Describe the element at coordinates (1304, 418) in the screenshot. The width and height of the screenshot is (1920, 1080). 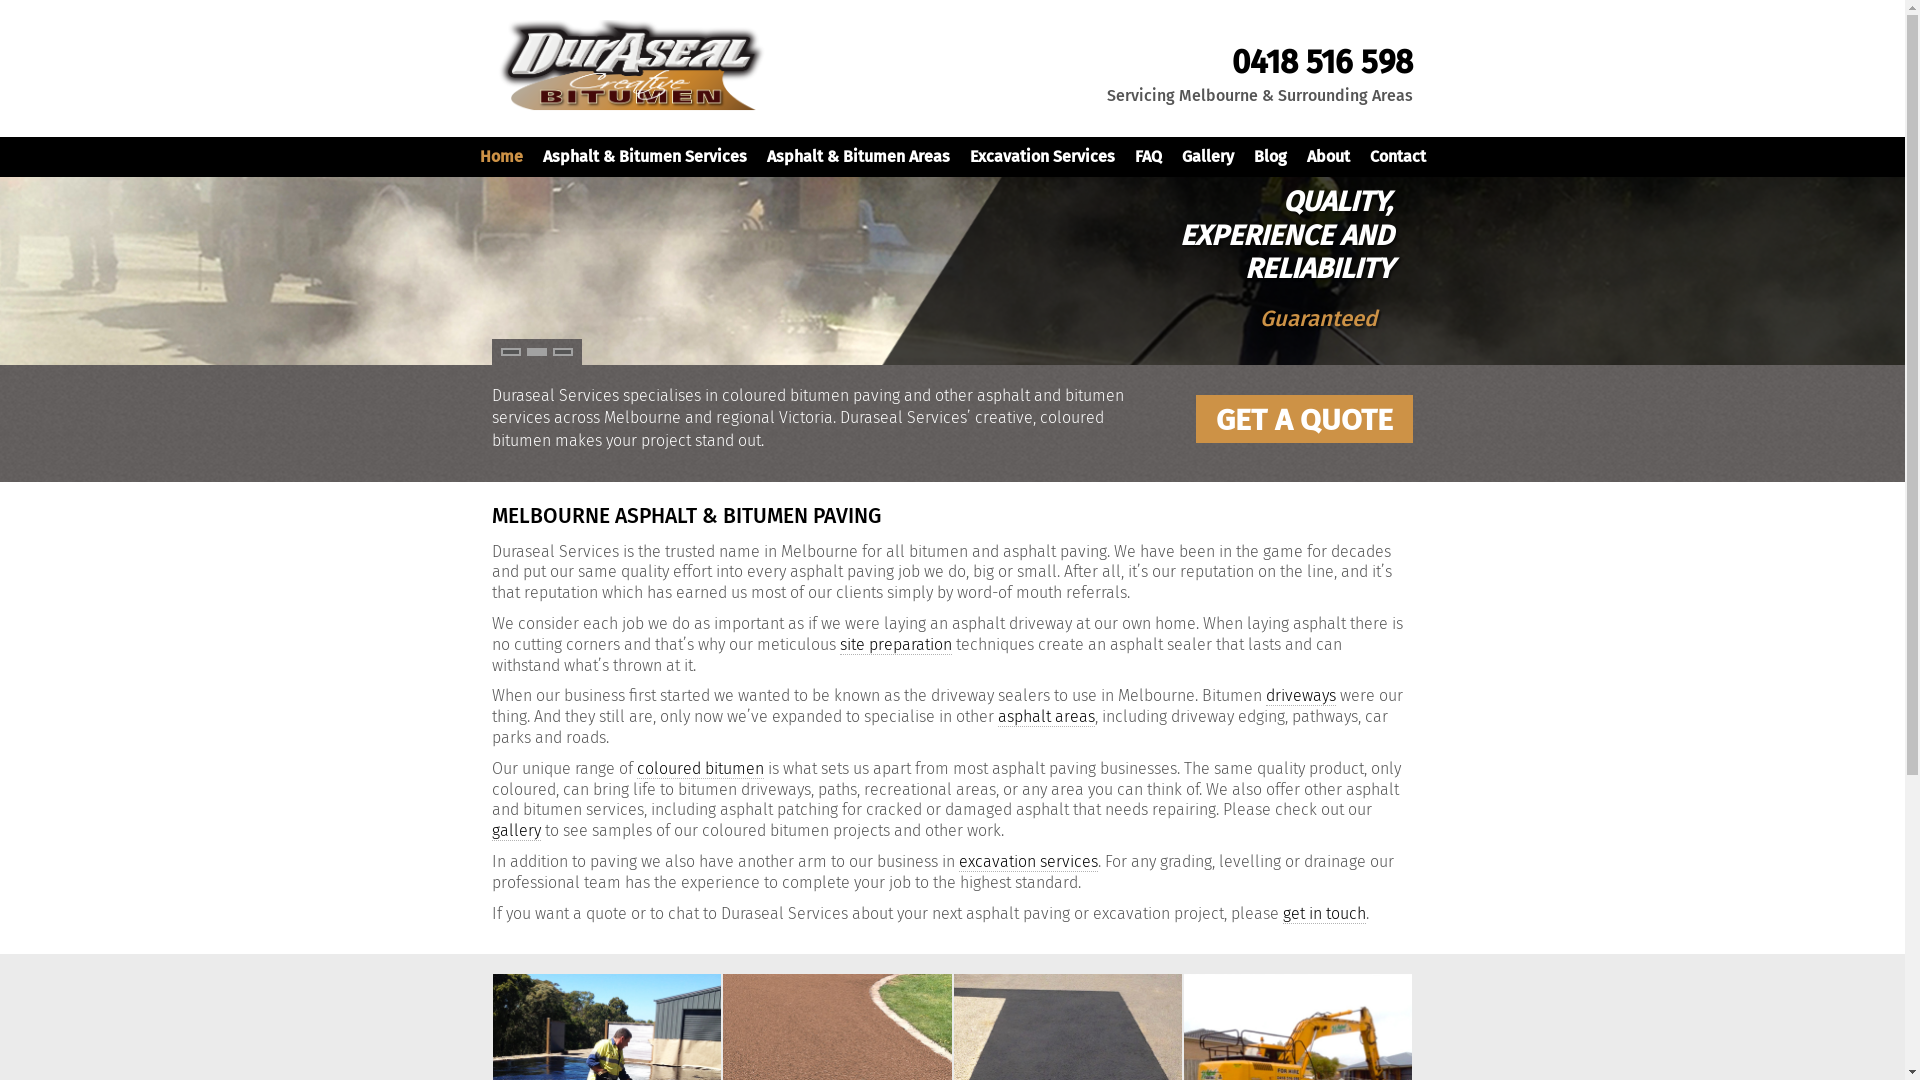
I see `'GET A QUOTE'` at that location.